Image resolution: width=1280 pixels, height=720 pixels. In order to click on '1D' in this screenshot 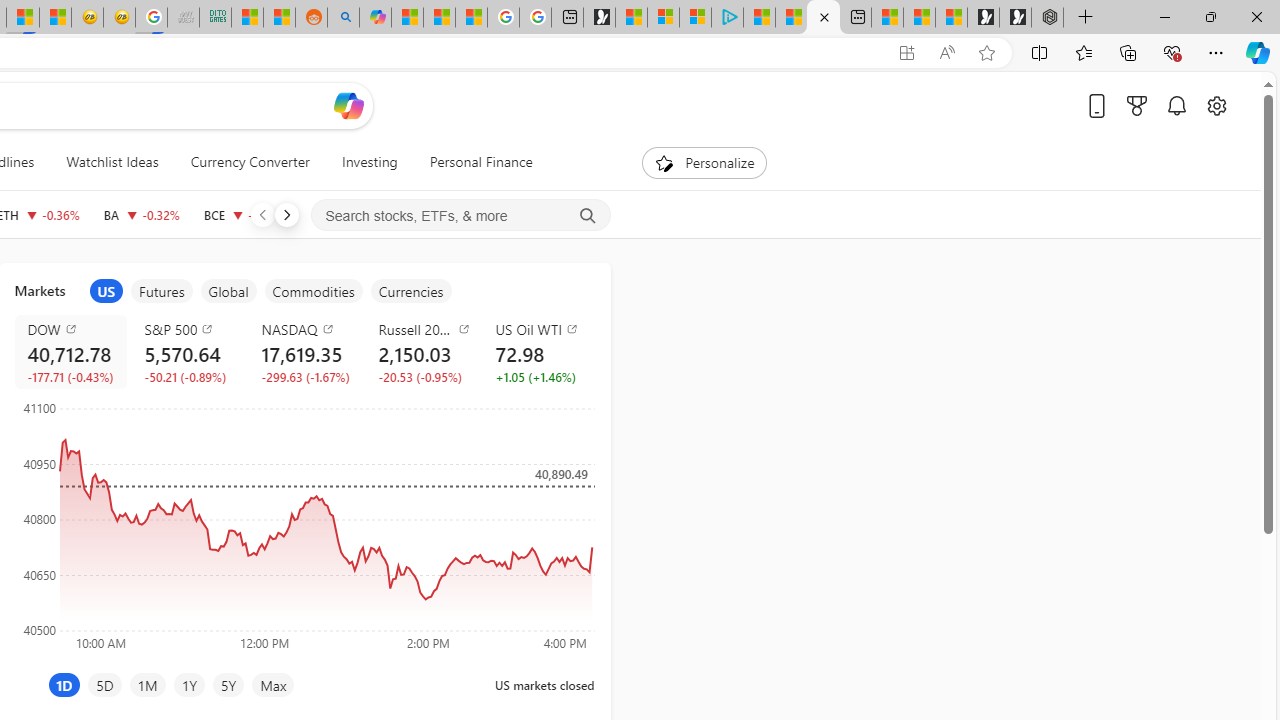, I will do `click(64, 684)`.